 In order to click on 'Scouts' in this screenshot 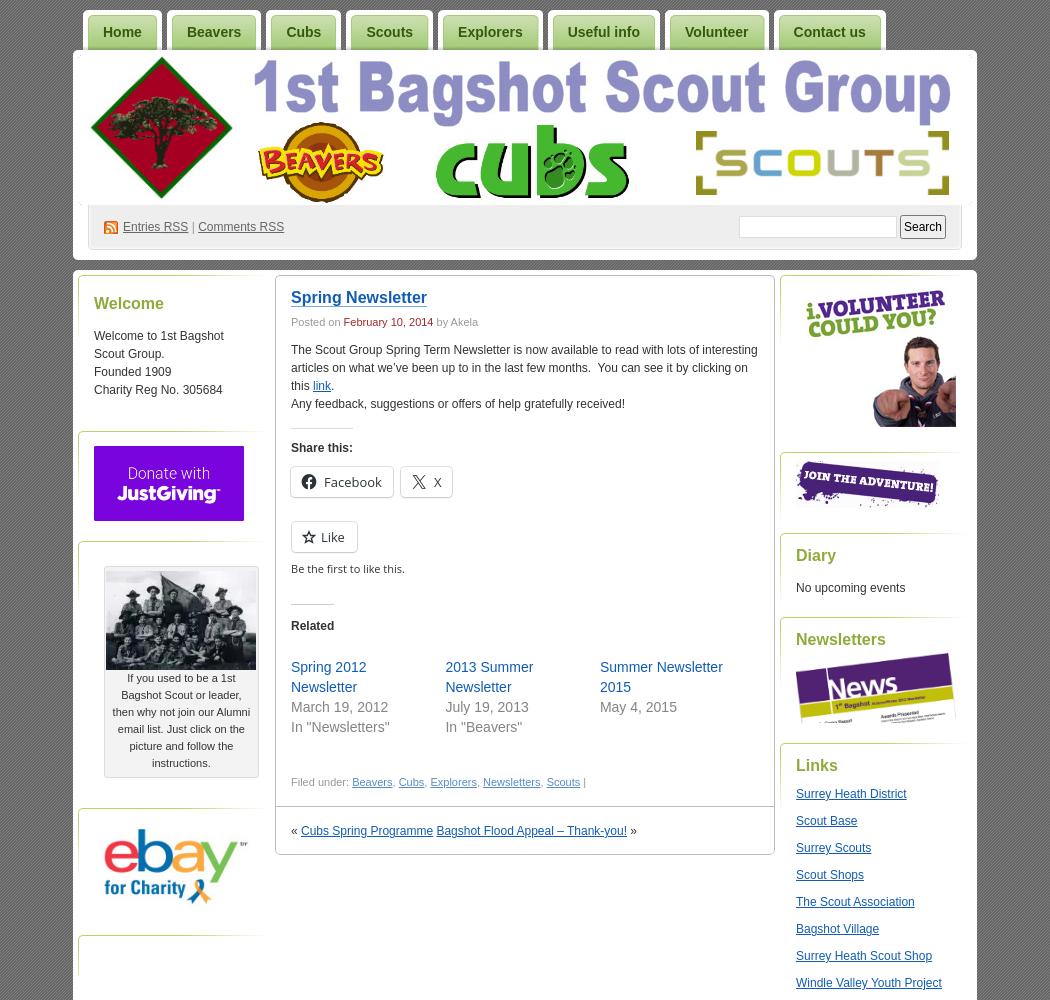, I will do `click(562, 782)`.